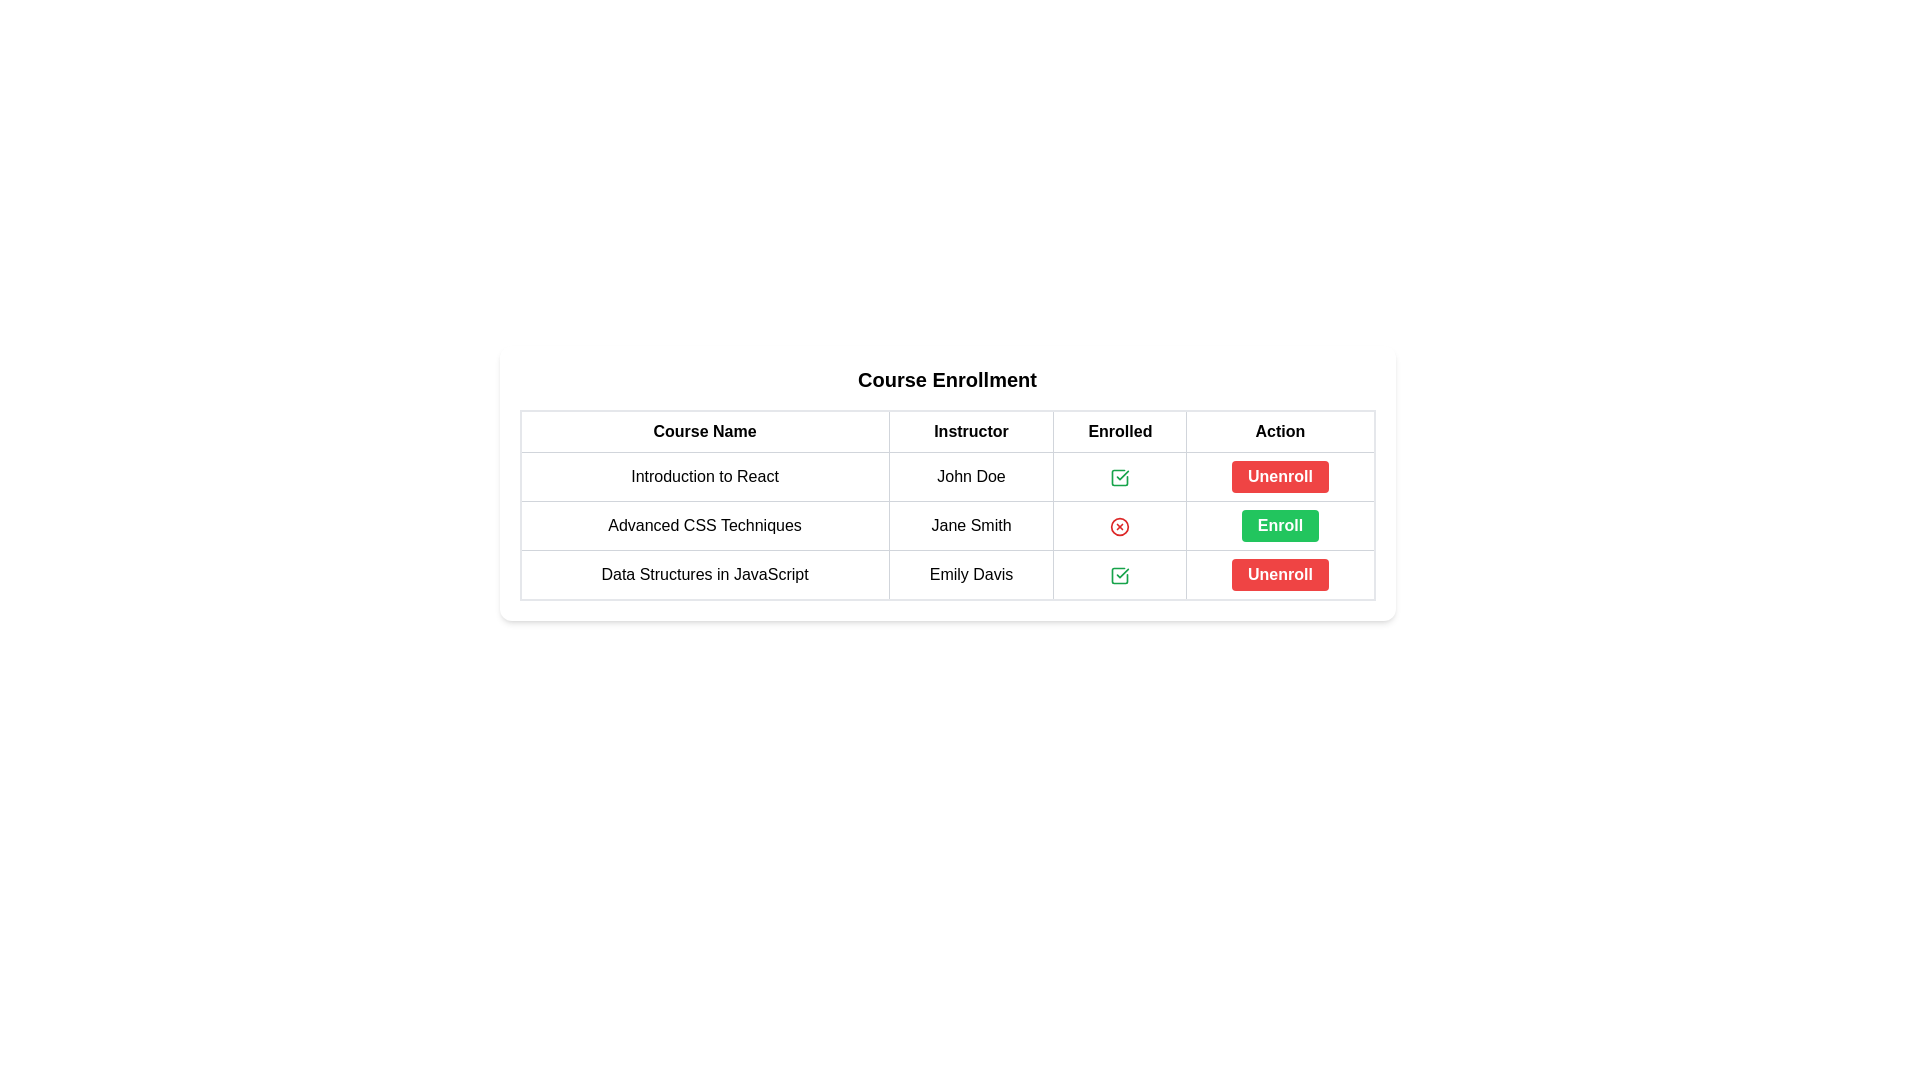 Image resolution: width=1920 pixels, height=1080 pixels. I want to click on the enrollment status indicator for the 'Advanced CSS Techniques' course, located under the 'Enrolled' column between 'Jane Smith' and the 'Enroll' button, so click(1120, 524).